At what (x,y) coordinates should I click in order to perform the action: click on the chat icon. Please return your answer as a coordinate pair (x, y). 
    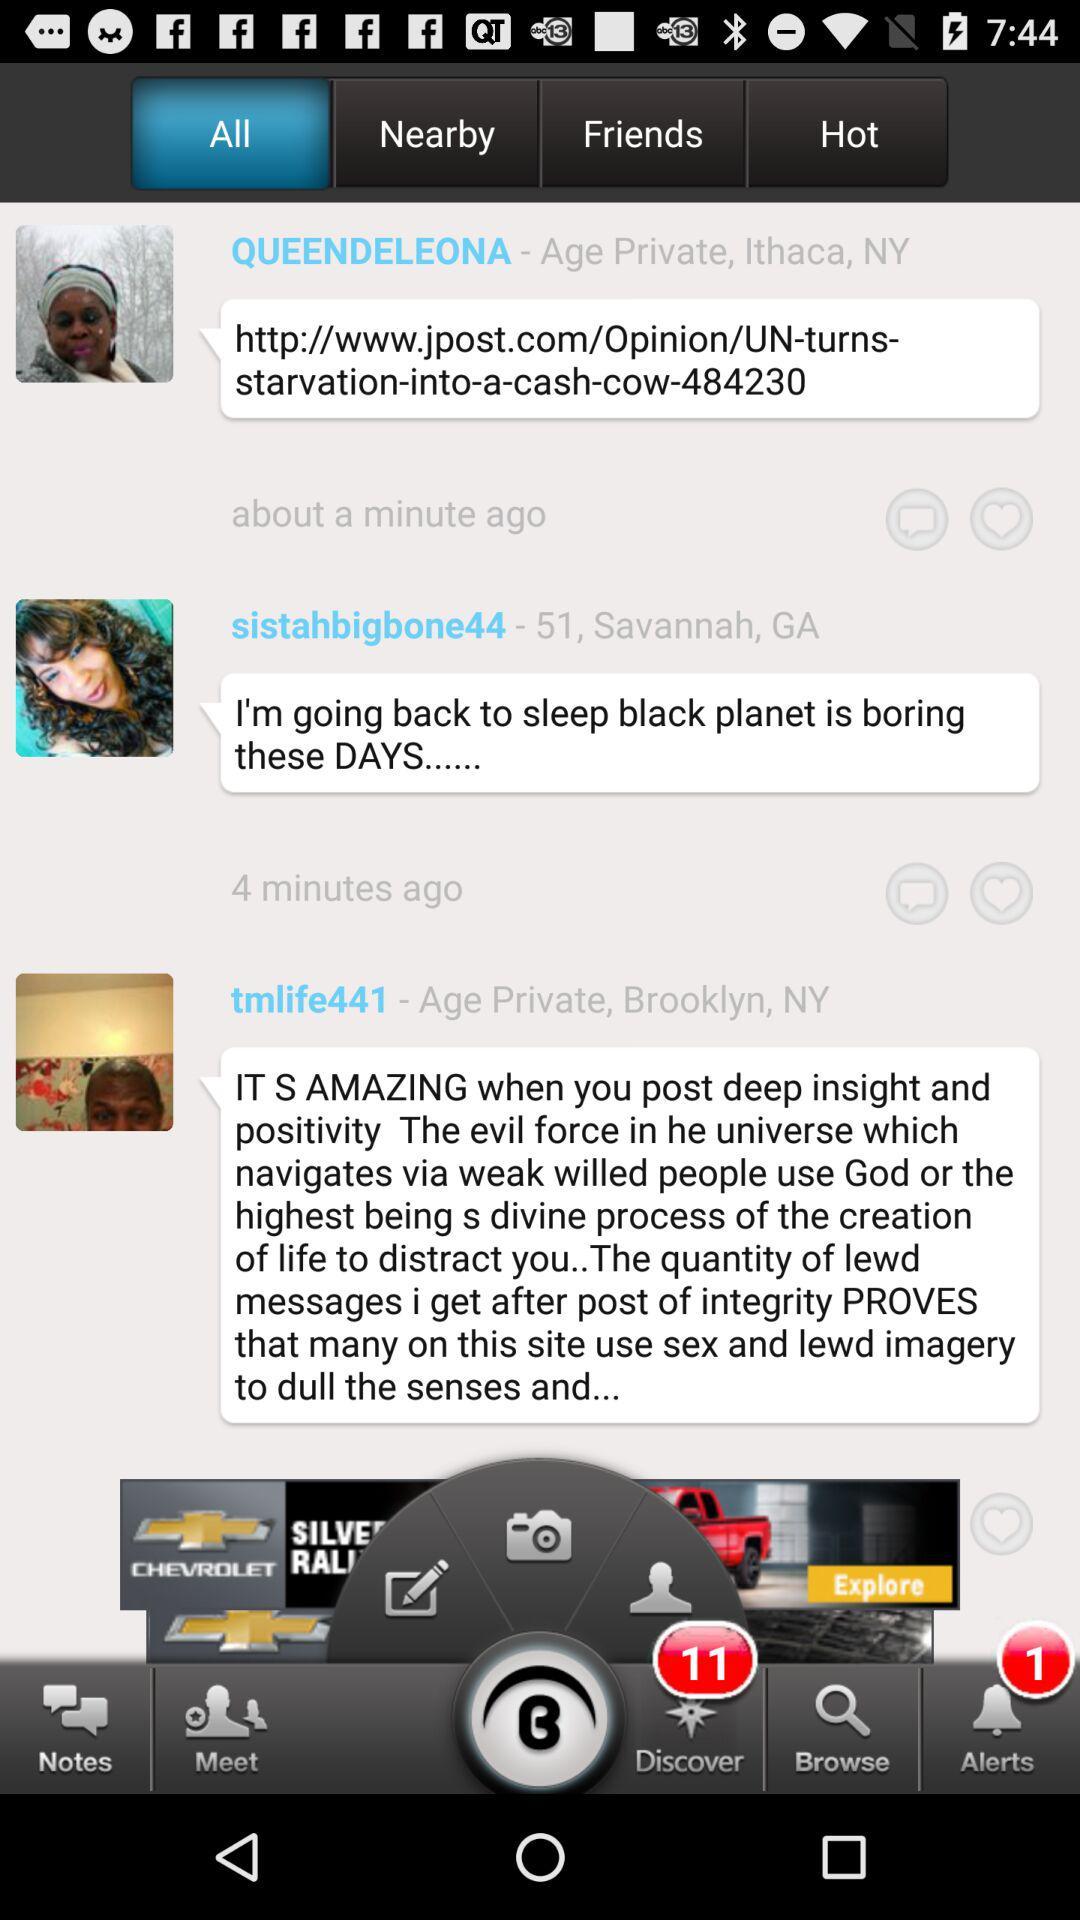
    Looking at the image, I should click on (73, 1848).